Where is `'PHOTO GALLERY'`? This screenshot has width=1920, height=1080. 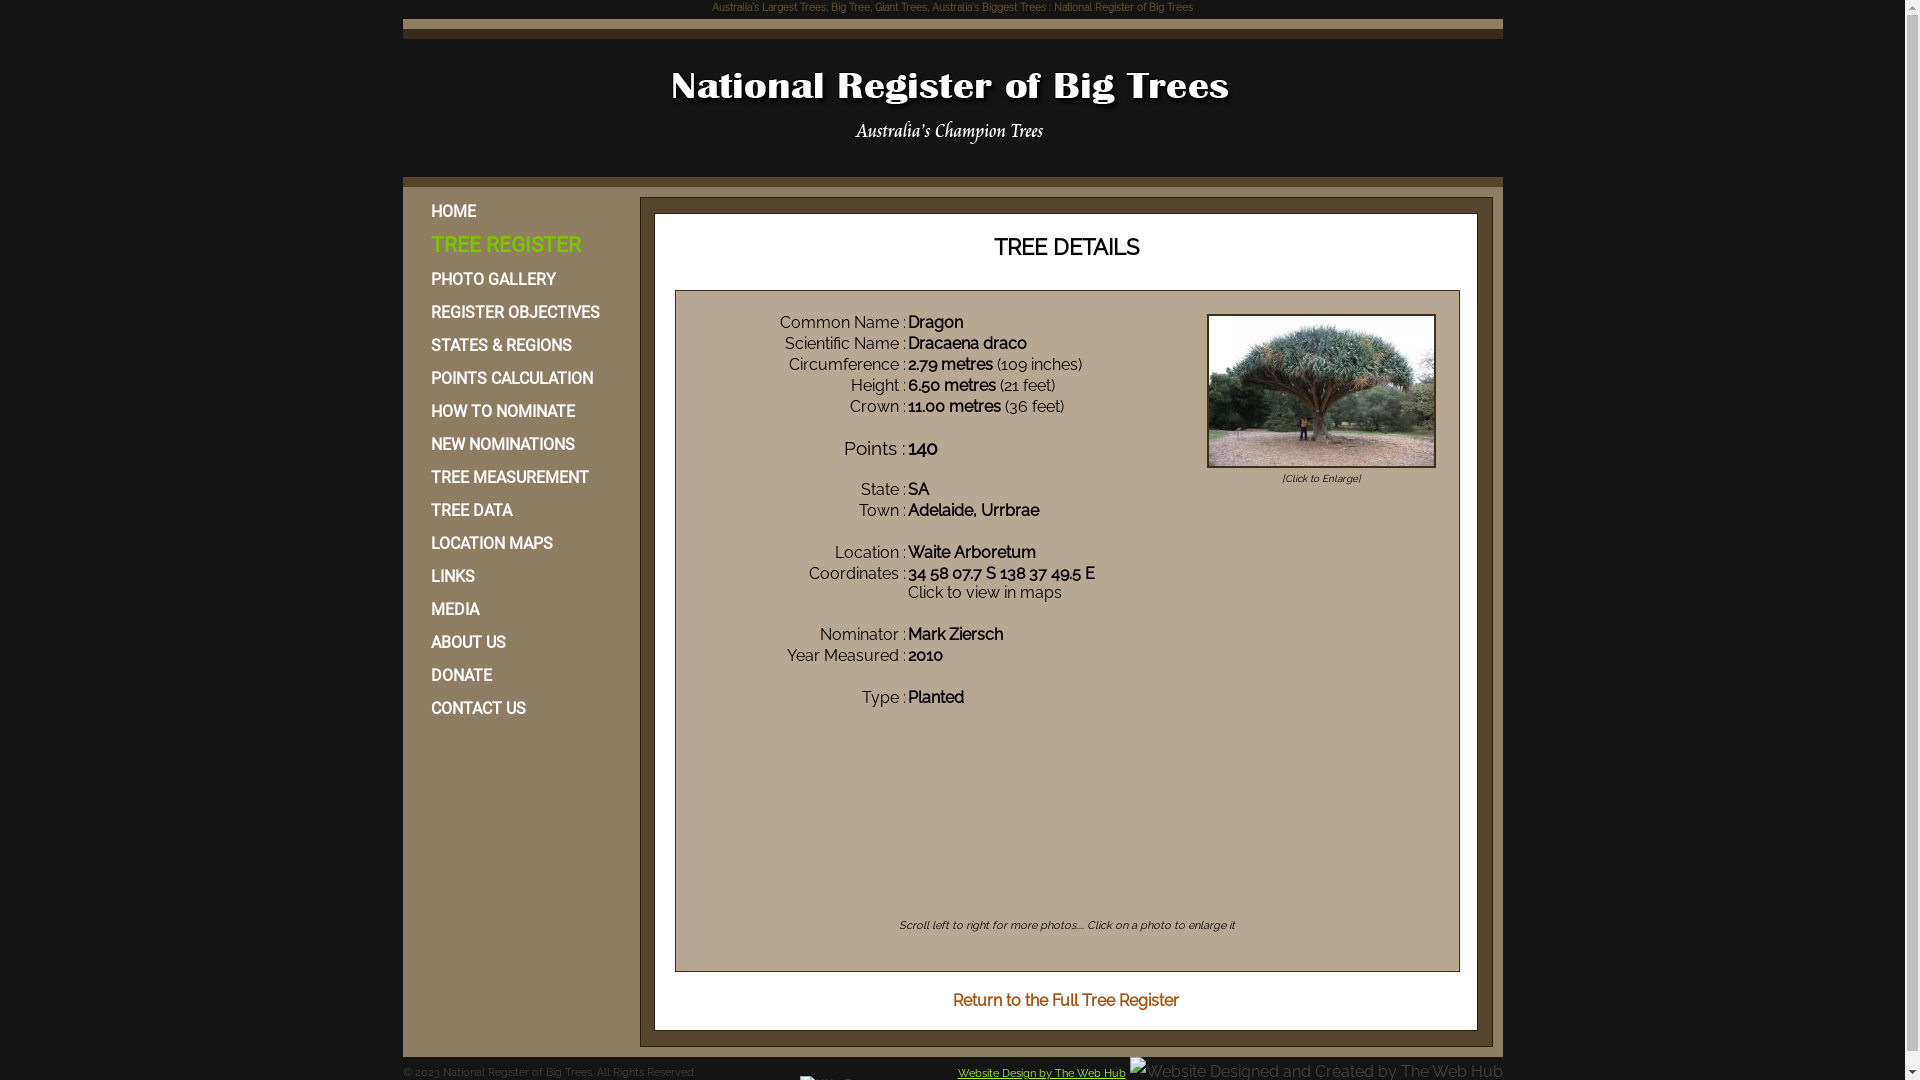
'PHOTO GALLERY' is located at coordinates (518, 279).